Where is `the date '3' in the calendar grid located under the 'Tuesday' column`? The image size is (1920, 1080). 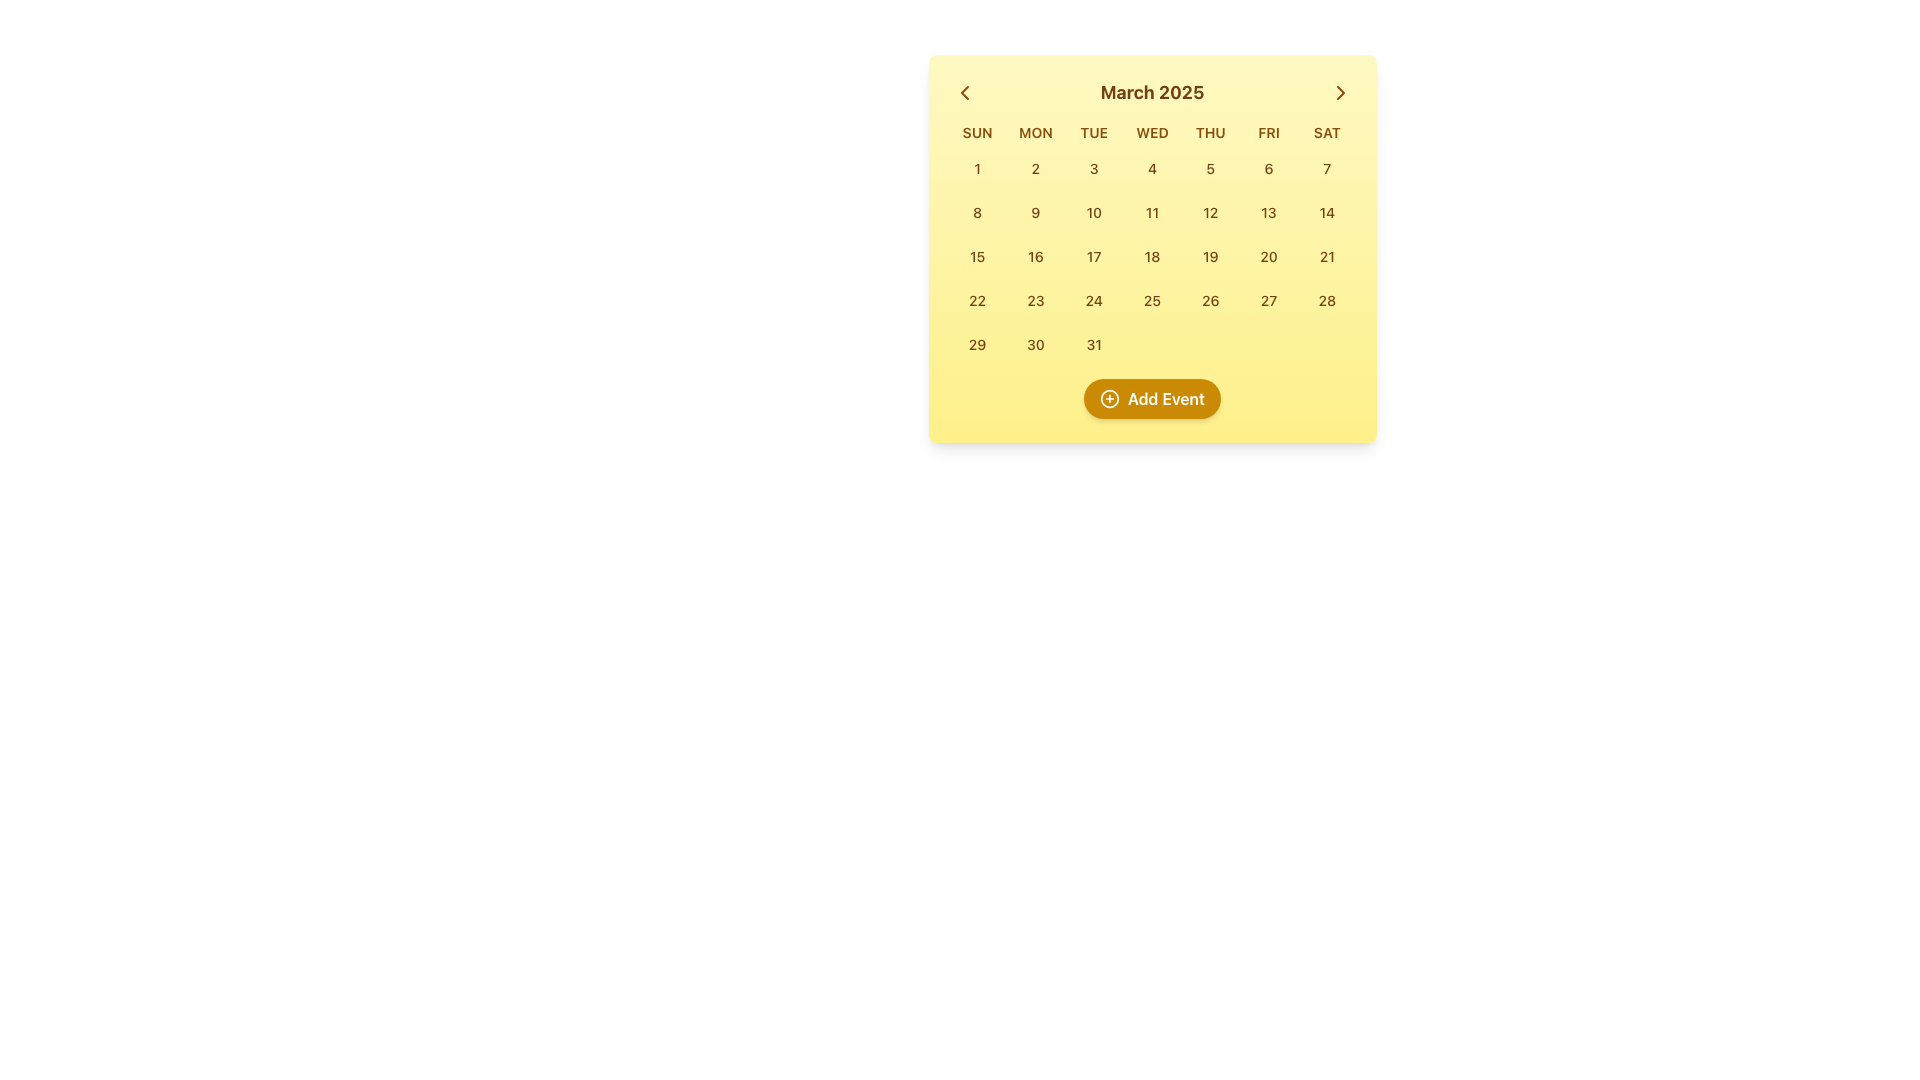
the date '3' in the calendar grid located under the 'Tuesday' column is located at coordinates (1093, 167).